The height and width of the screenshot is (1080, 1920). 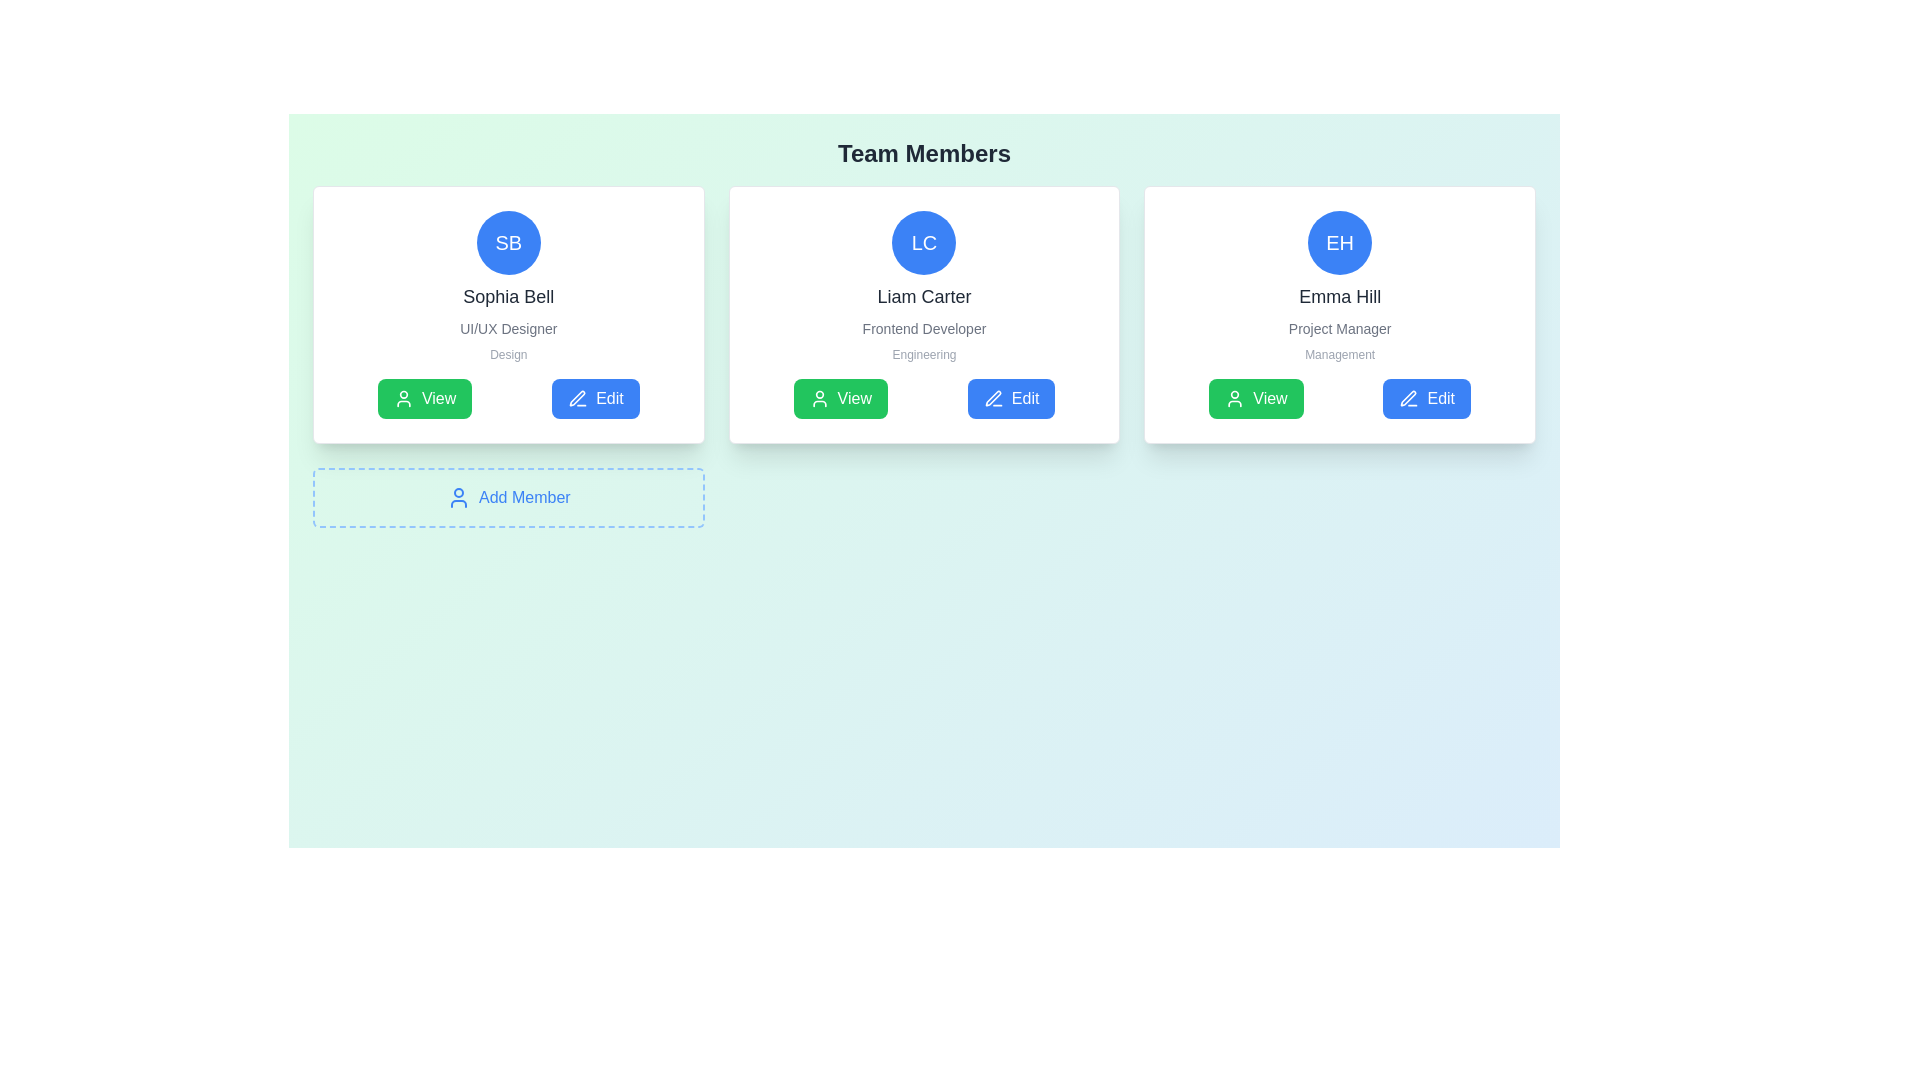 What do you see at coordinates (923, 297) in the screenshot?
I see `the text displaying 'Liam Carter', which is prominently positioned below the avatar and above the job title in the middle card layout` at bounding box center [923, 297].